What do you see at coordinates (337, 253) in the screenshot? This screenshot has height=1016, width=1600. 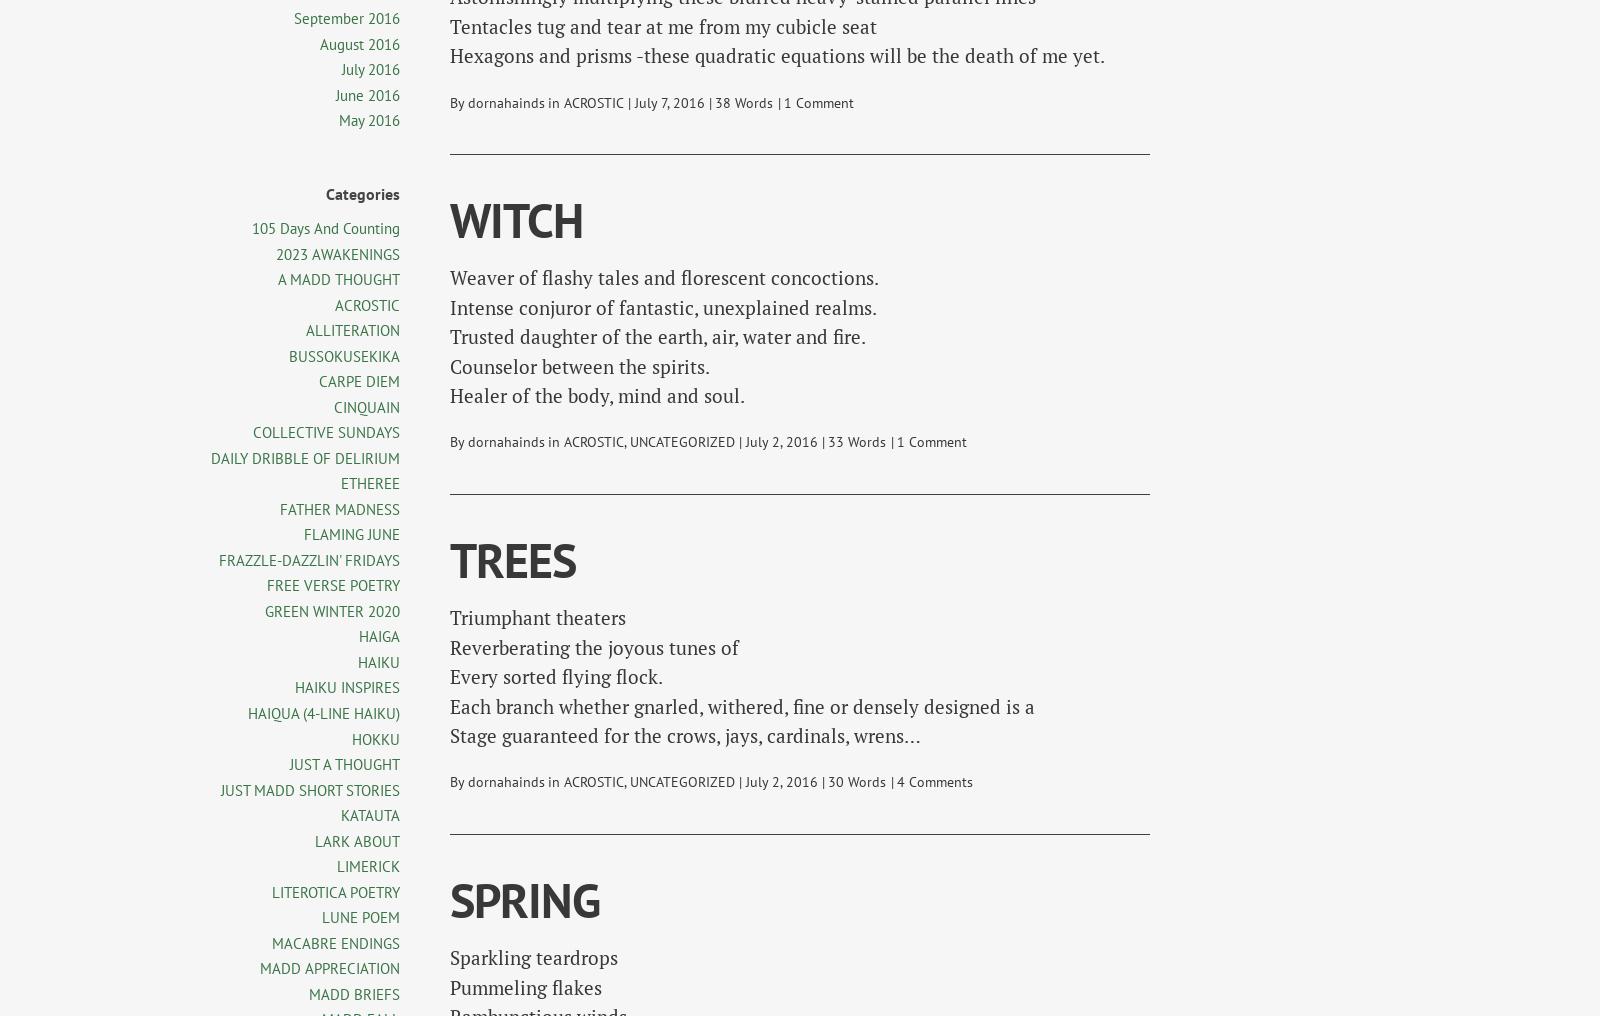 I see `'2023 AWAKENINGS'` at bounding box center [337, 253].